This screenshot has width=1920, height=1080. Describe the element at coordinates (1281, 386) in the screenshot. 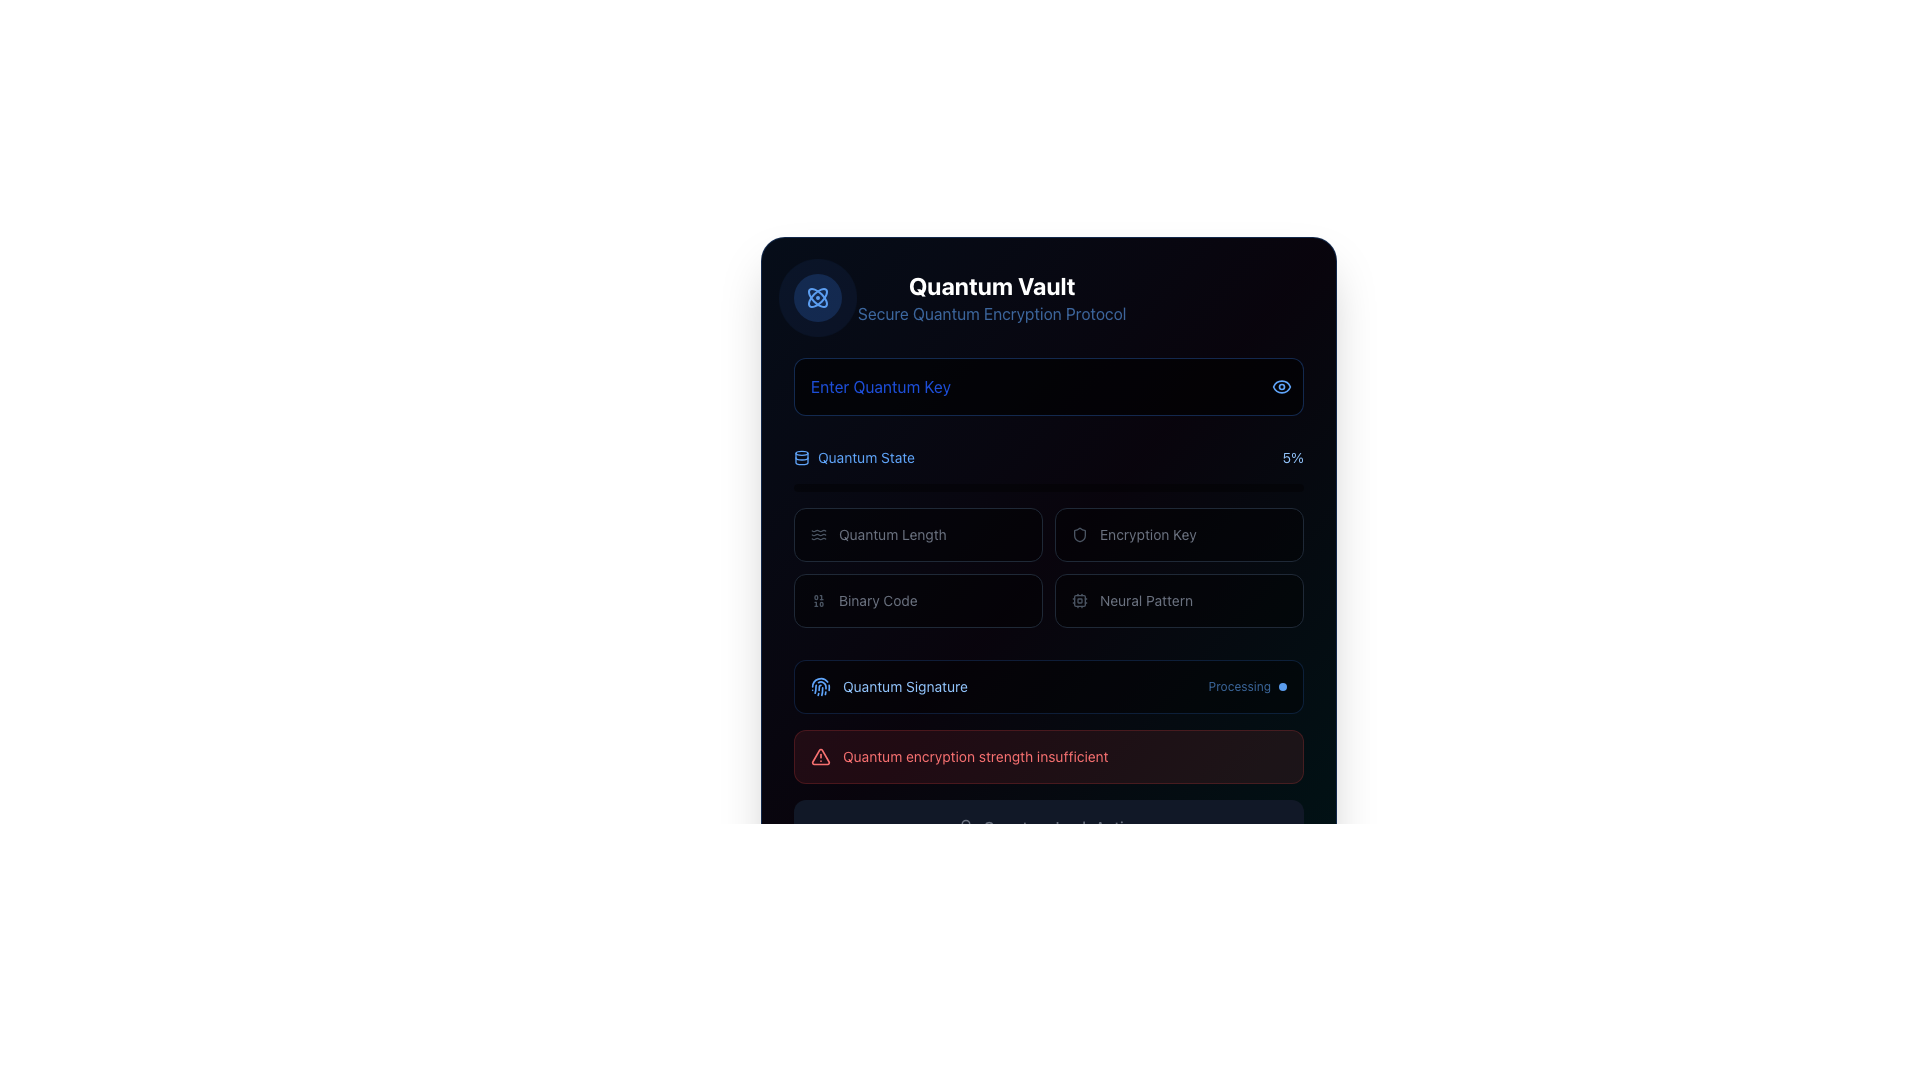

I see `the blue eye-shaped icon button located to the right of the 'Enter Quantum Key' text input field` at that location.